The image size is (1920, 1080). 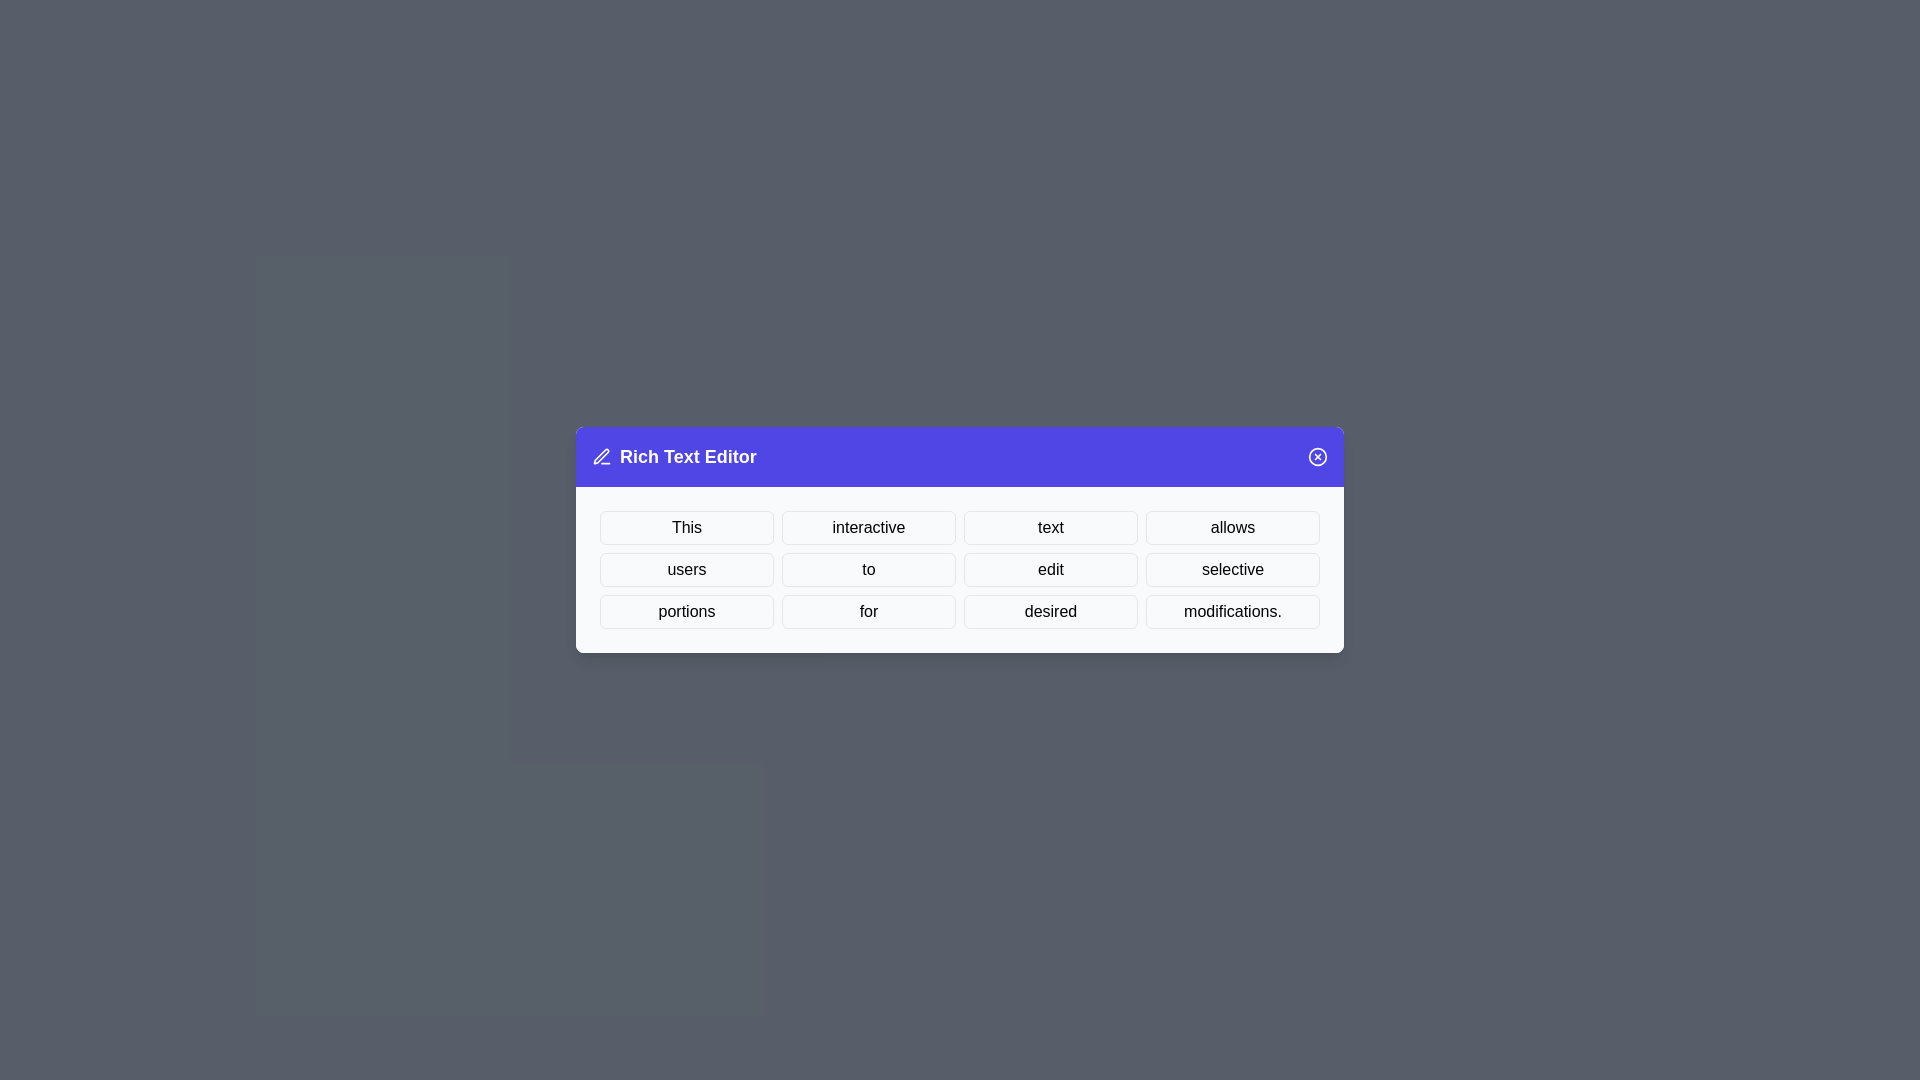 What do you see at coordinates (1050, 570) in the screenshot?
I see `the word edit to select it` at bounding box center [1050, 570].